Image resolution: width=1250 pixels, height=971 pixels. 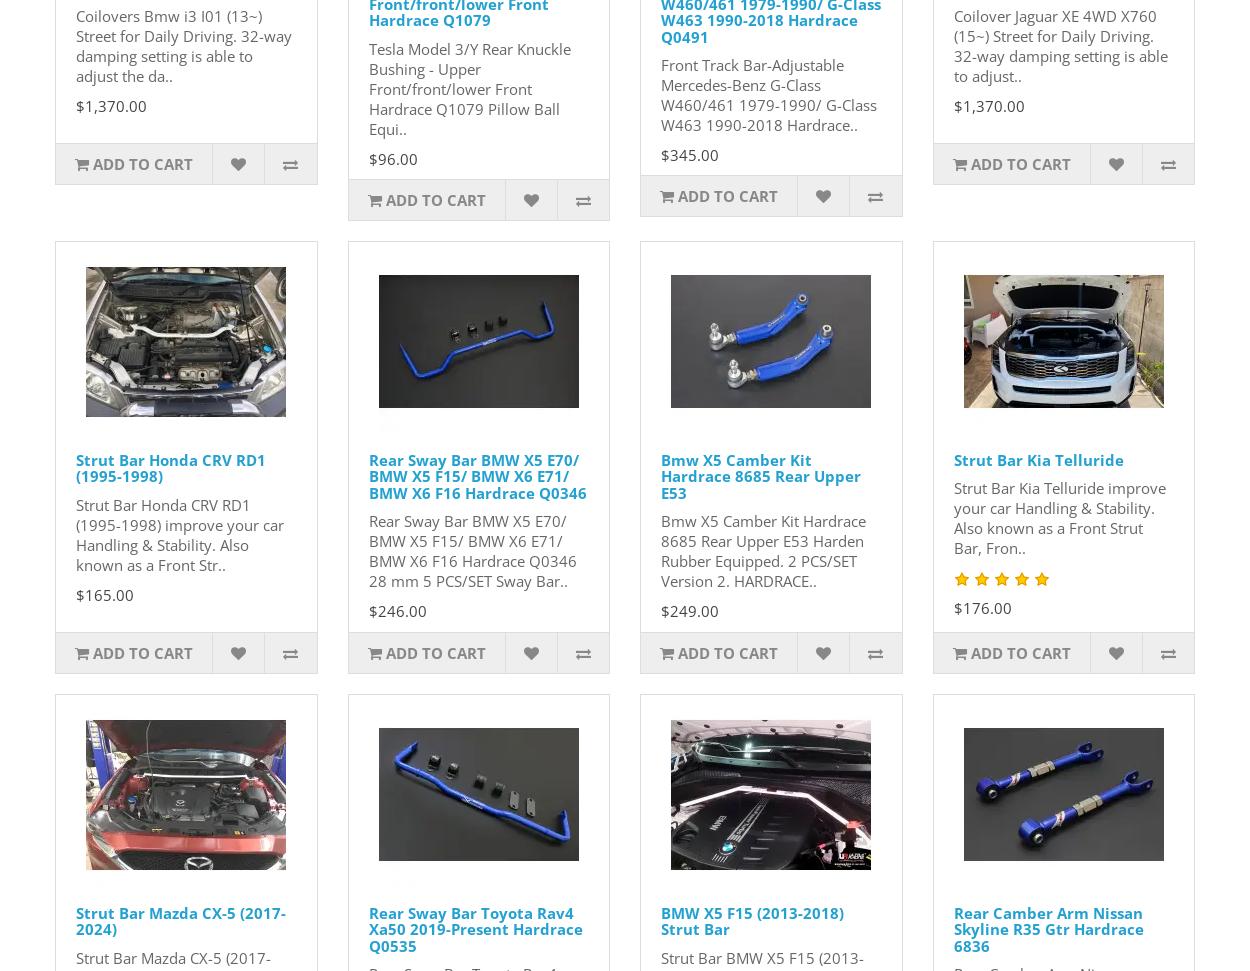 I want to click on 'Bmw X5 Camber Kit Hardrace 8685 Rear Upper E53', so click(x=761, y=475).